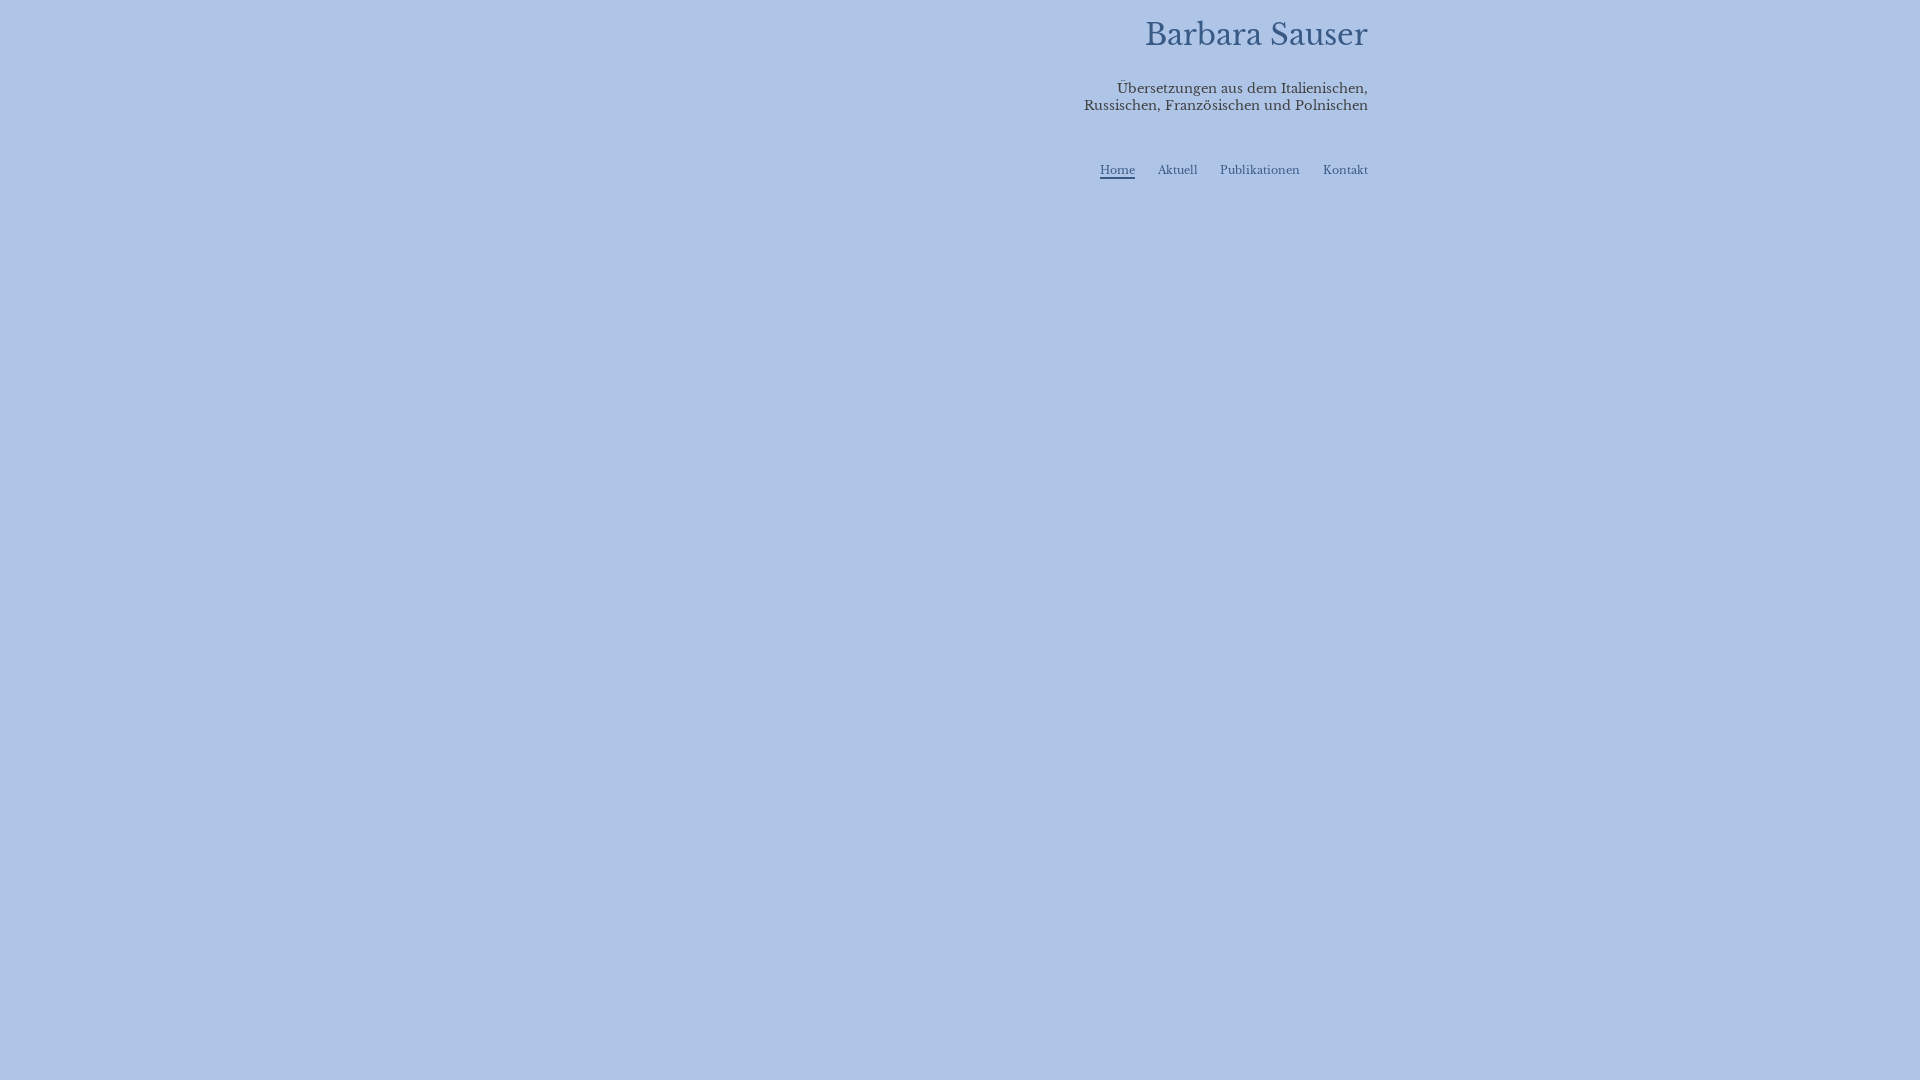 Image resolution: width=1920 pixels, height=1080 pixels. I want to click on 'Aktuell', so click(1177, 168).